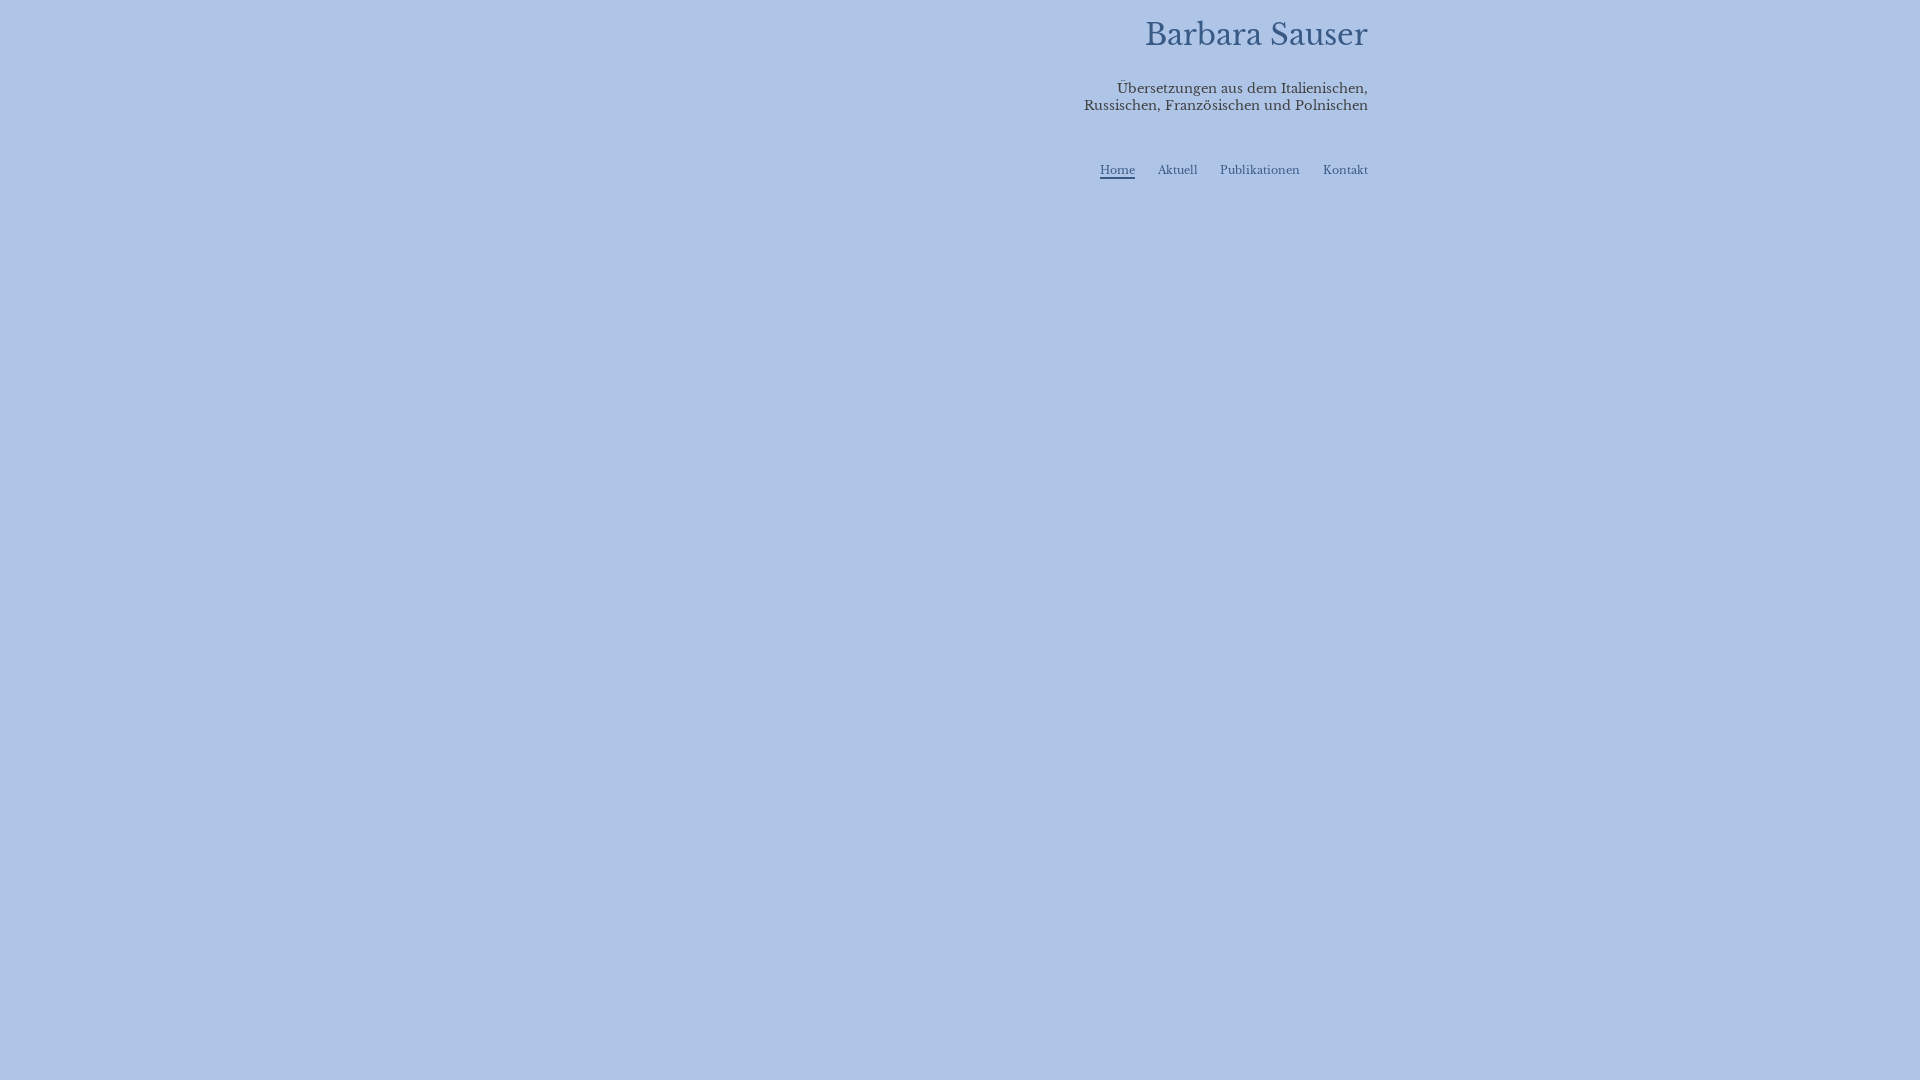 Image resolution: width=1920 pixels, height=1080 pixels. I want to click on 'Aktuell', so click(1177, 168).